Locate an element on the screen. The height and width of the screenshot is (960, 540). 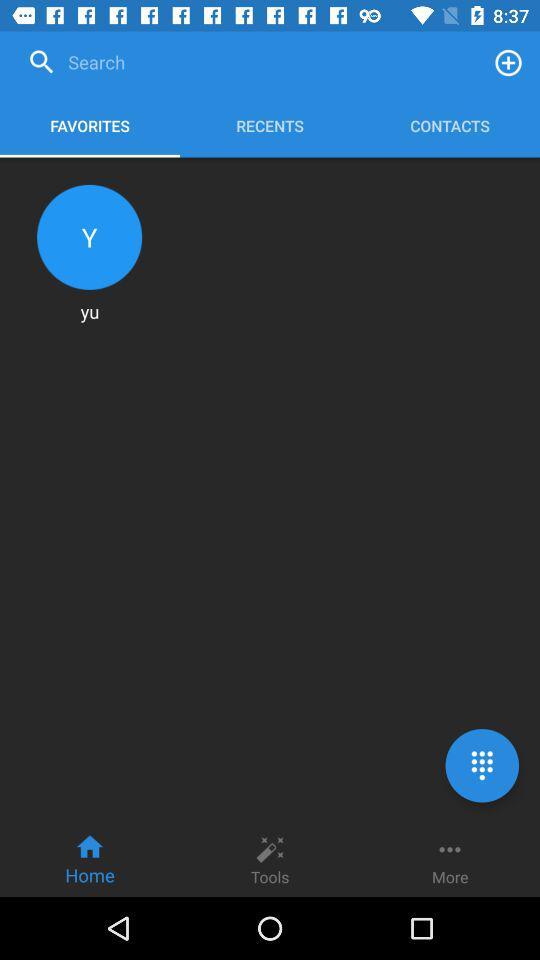
contact is located at coordinates (508, 62).